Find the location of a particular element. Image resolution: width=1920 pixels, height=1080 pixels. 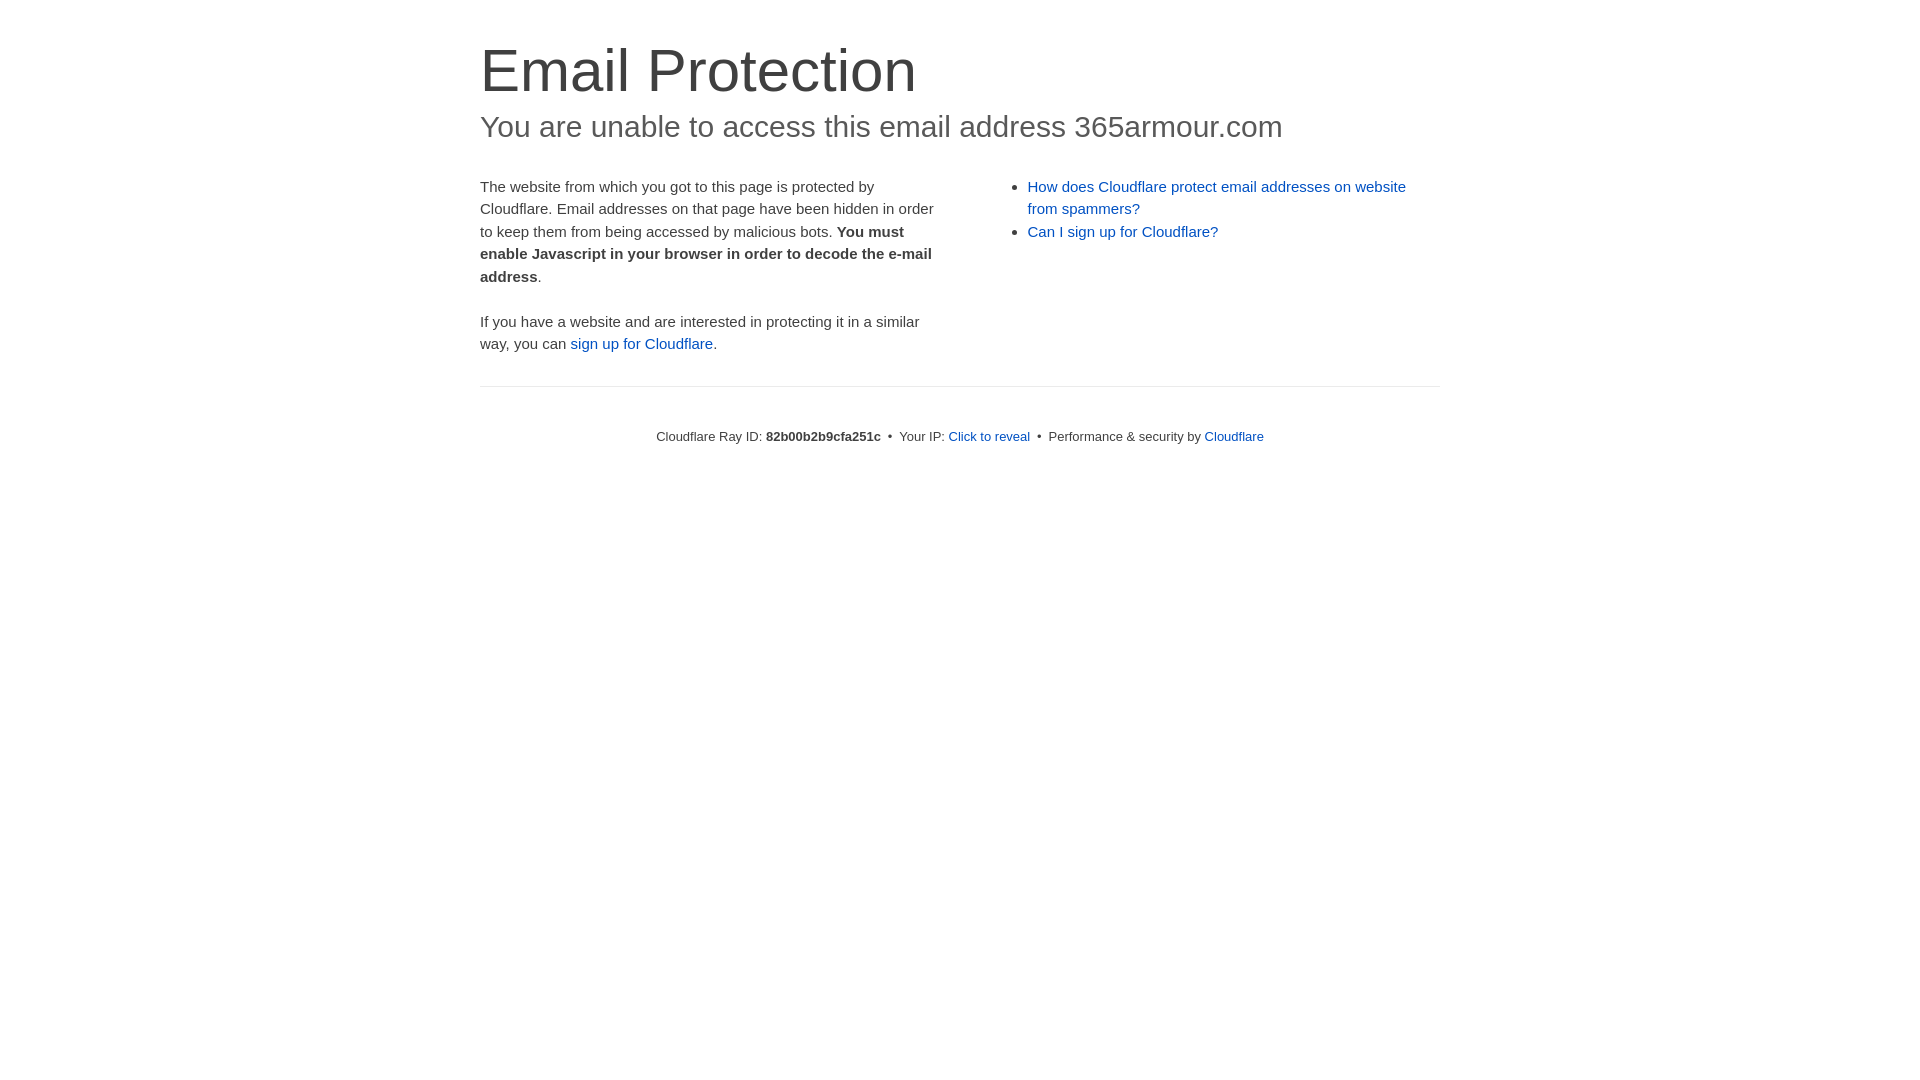

'Click to reveal' is located at coordinates (989, 435).